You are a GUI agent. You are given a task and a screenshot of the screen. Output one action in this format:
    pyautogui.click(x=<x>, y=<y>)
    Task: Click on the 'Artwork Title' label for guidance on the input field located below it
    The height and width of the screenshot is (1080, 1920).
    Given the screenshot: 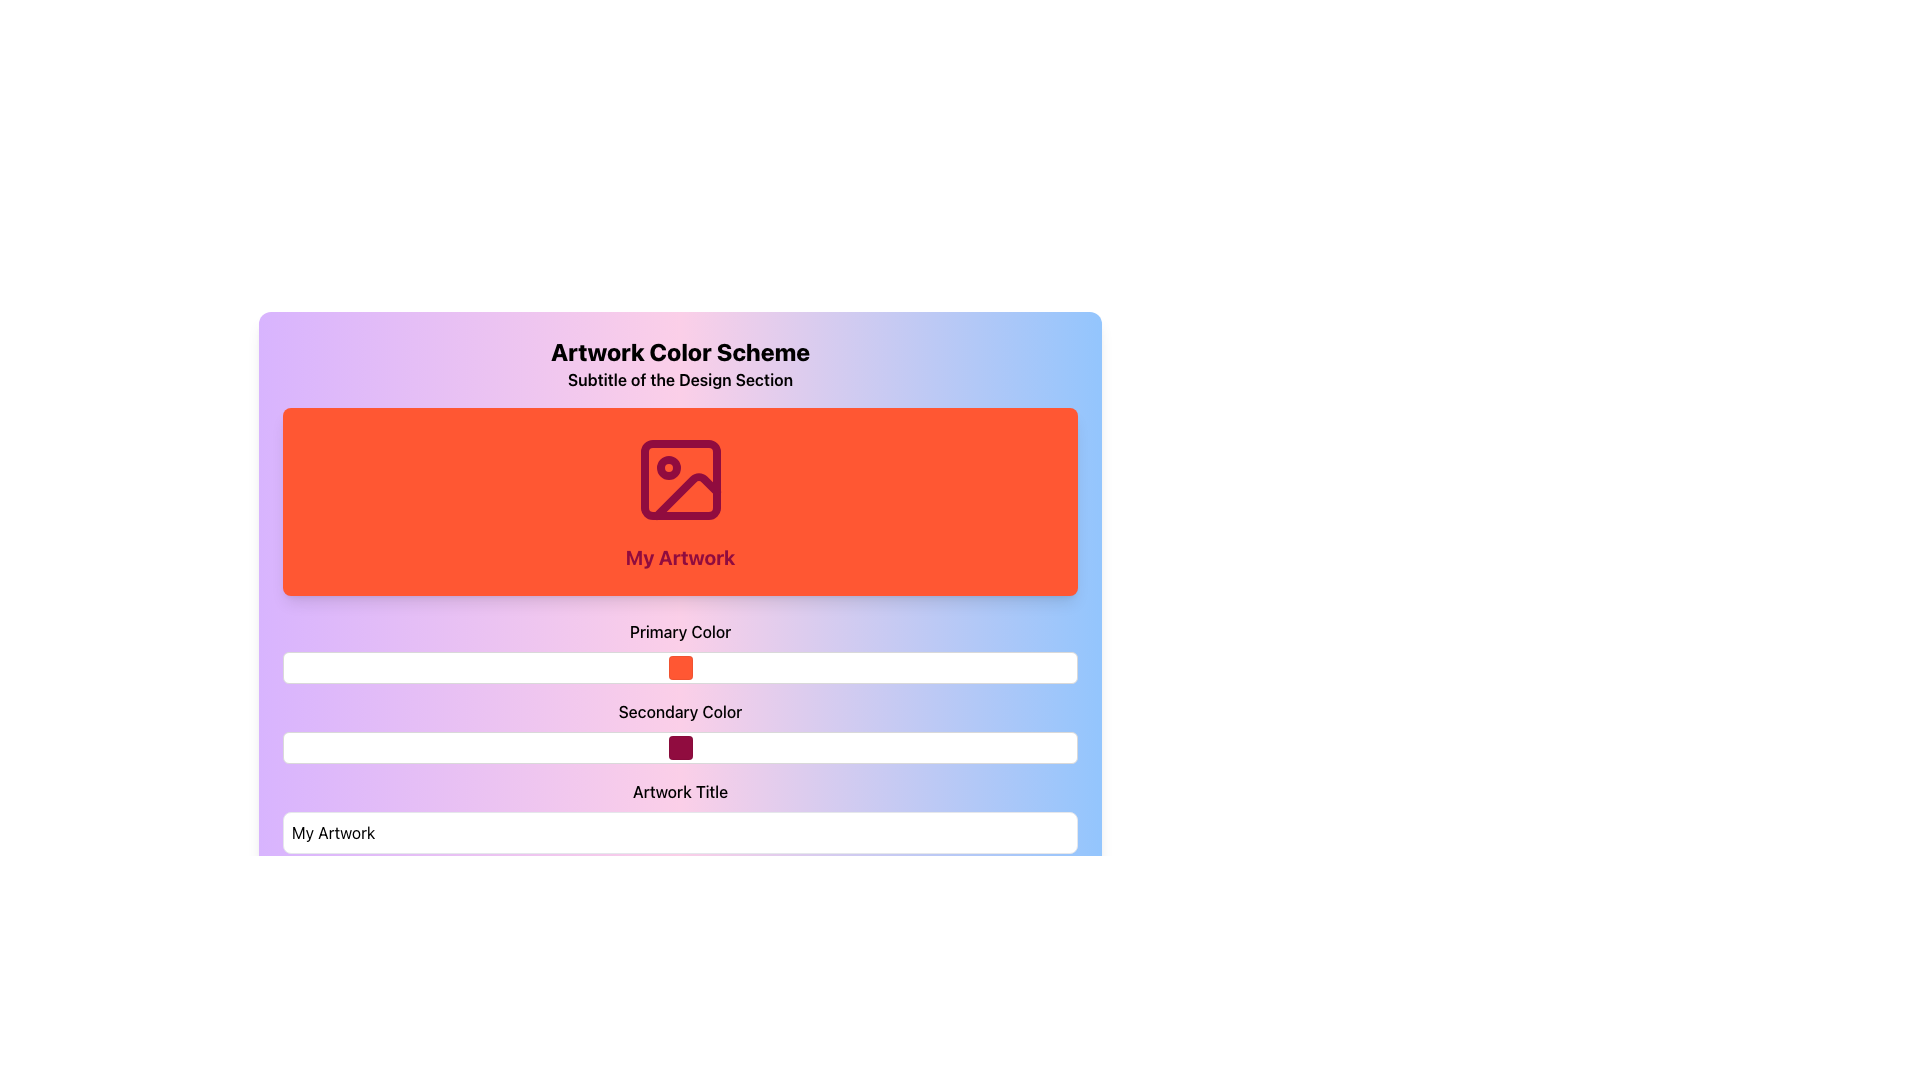 What is the action you would take?
    pyautogui.click(x=680, y=790)
    